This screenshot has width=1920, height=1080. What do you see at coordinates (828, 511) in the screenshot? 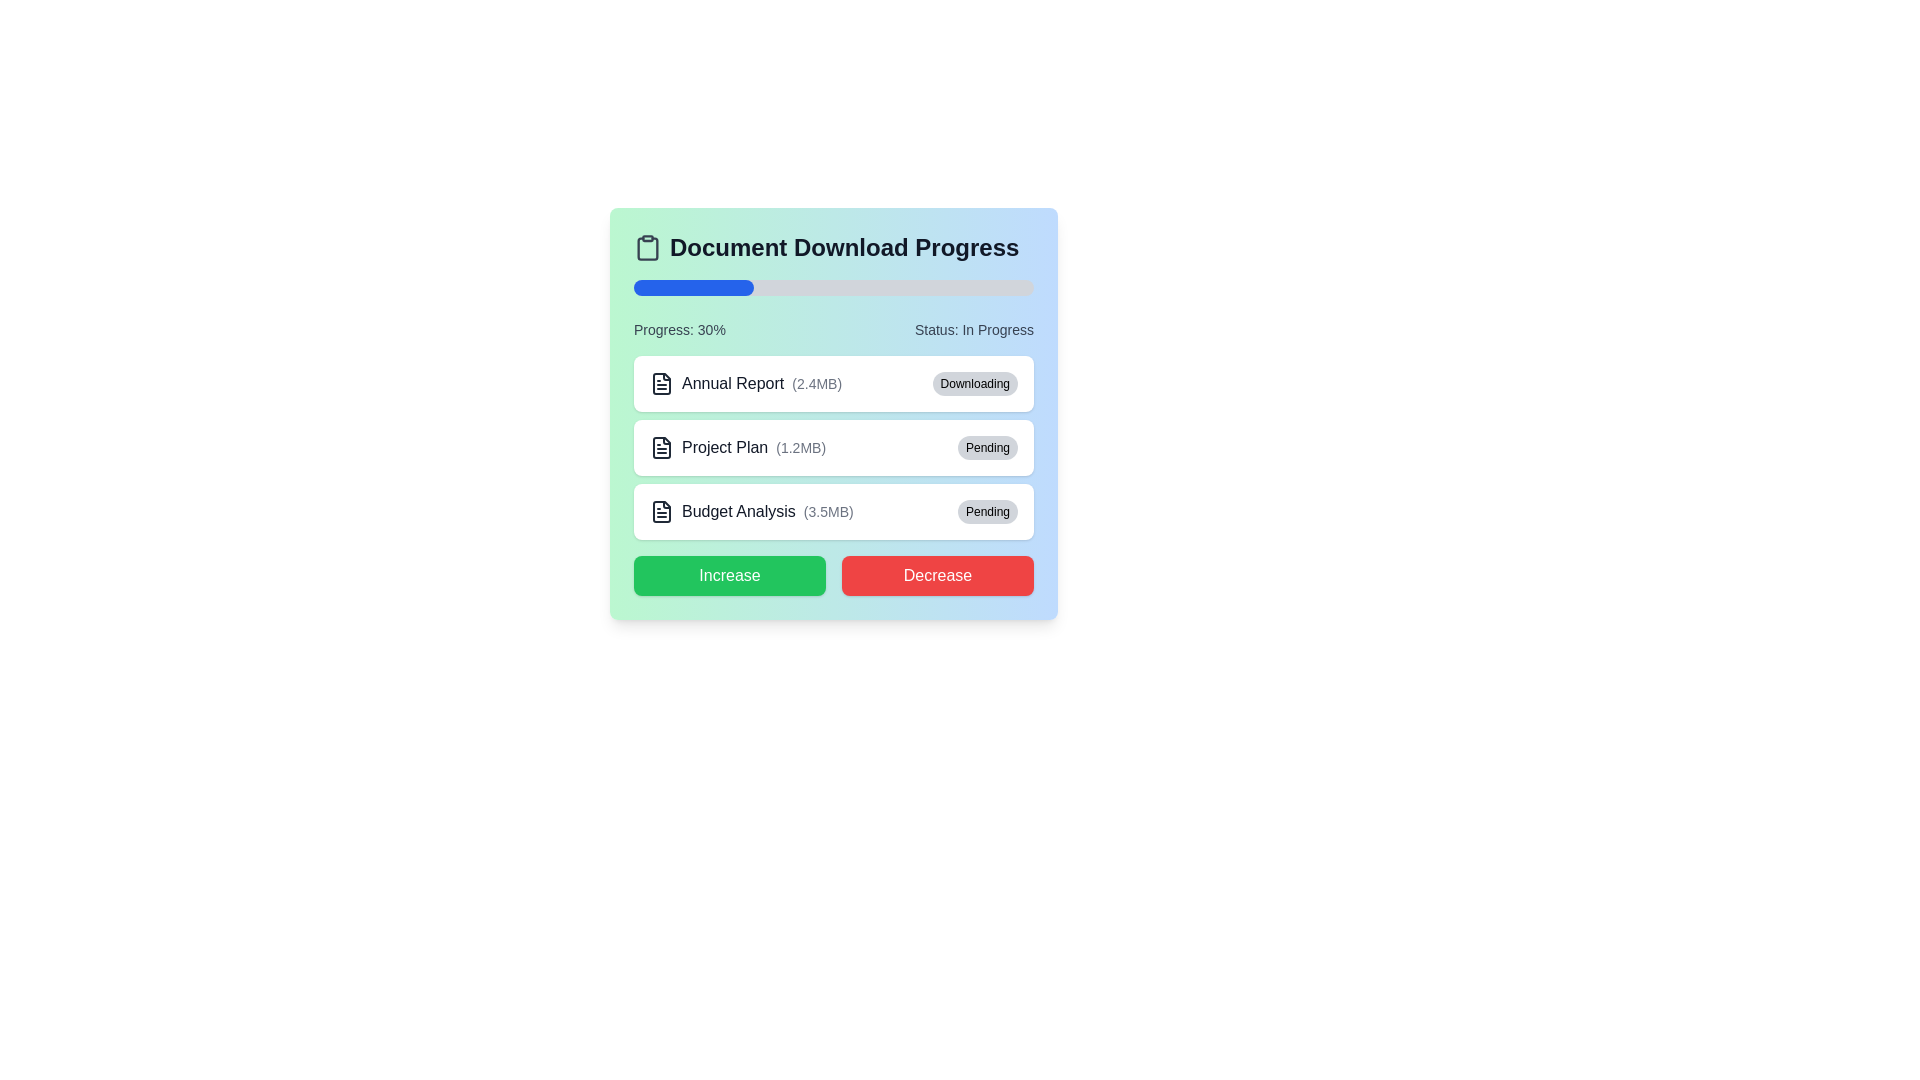
I see `the small gray text label displaying the file size, which is positioned immediately after the 'Budget Analysis' label in the Document Download Progress panel` at bounding box center [828, 511].